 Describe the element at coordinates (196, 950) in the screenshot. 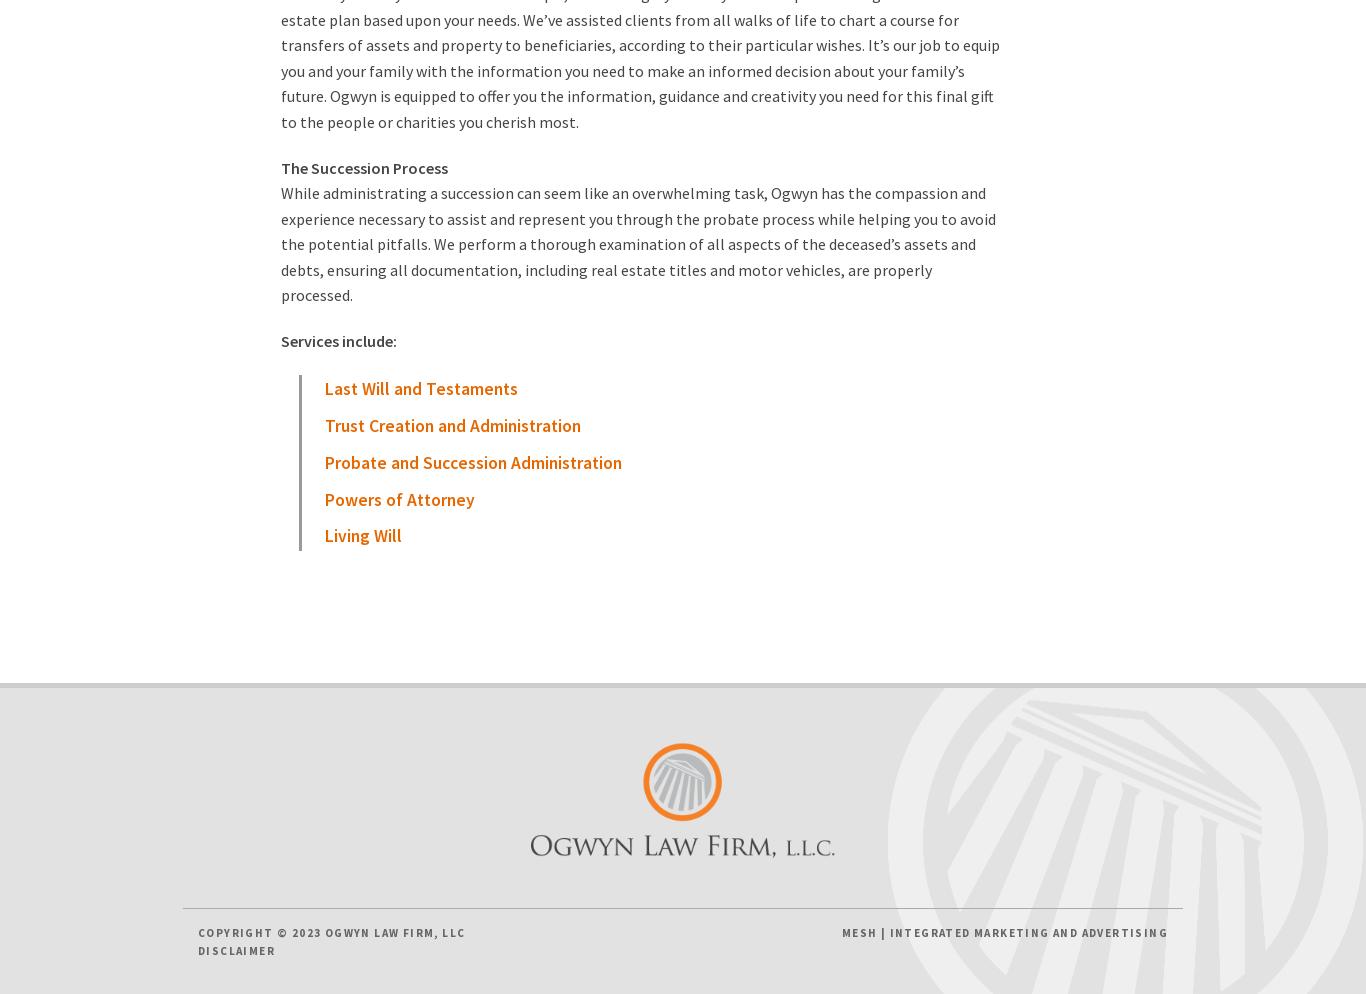

I see `'Disclaimer'` at that location.